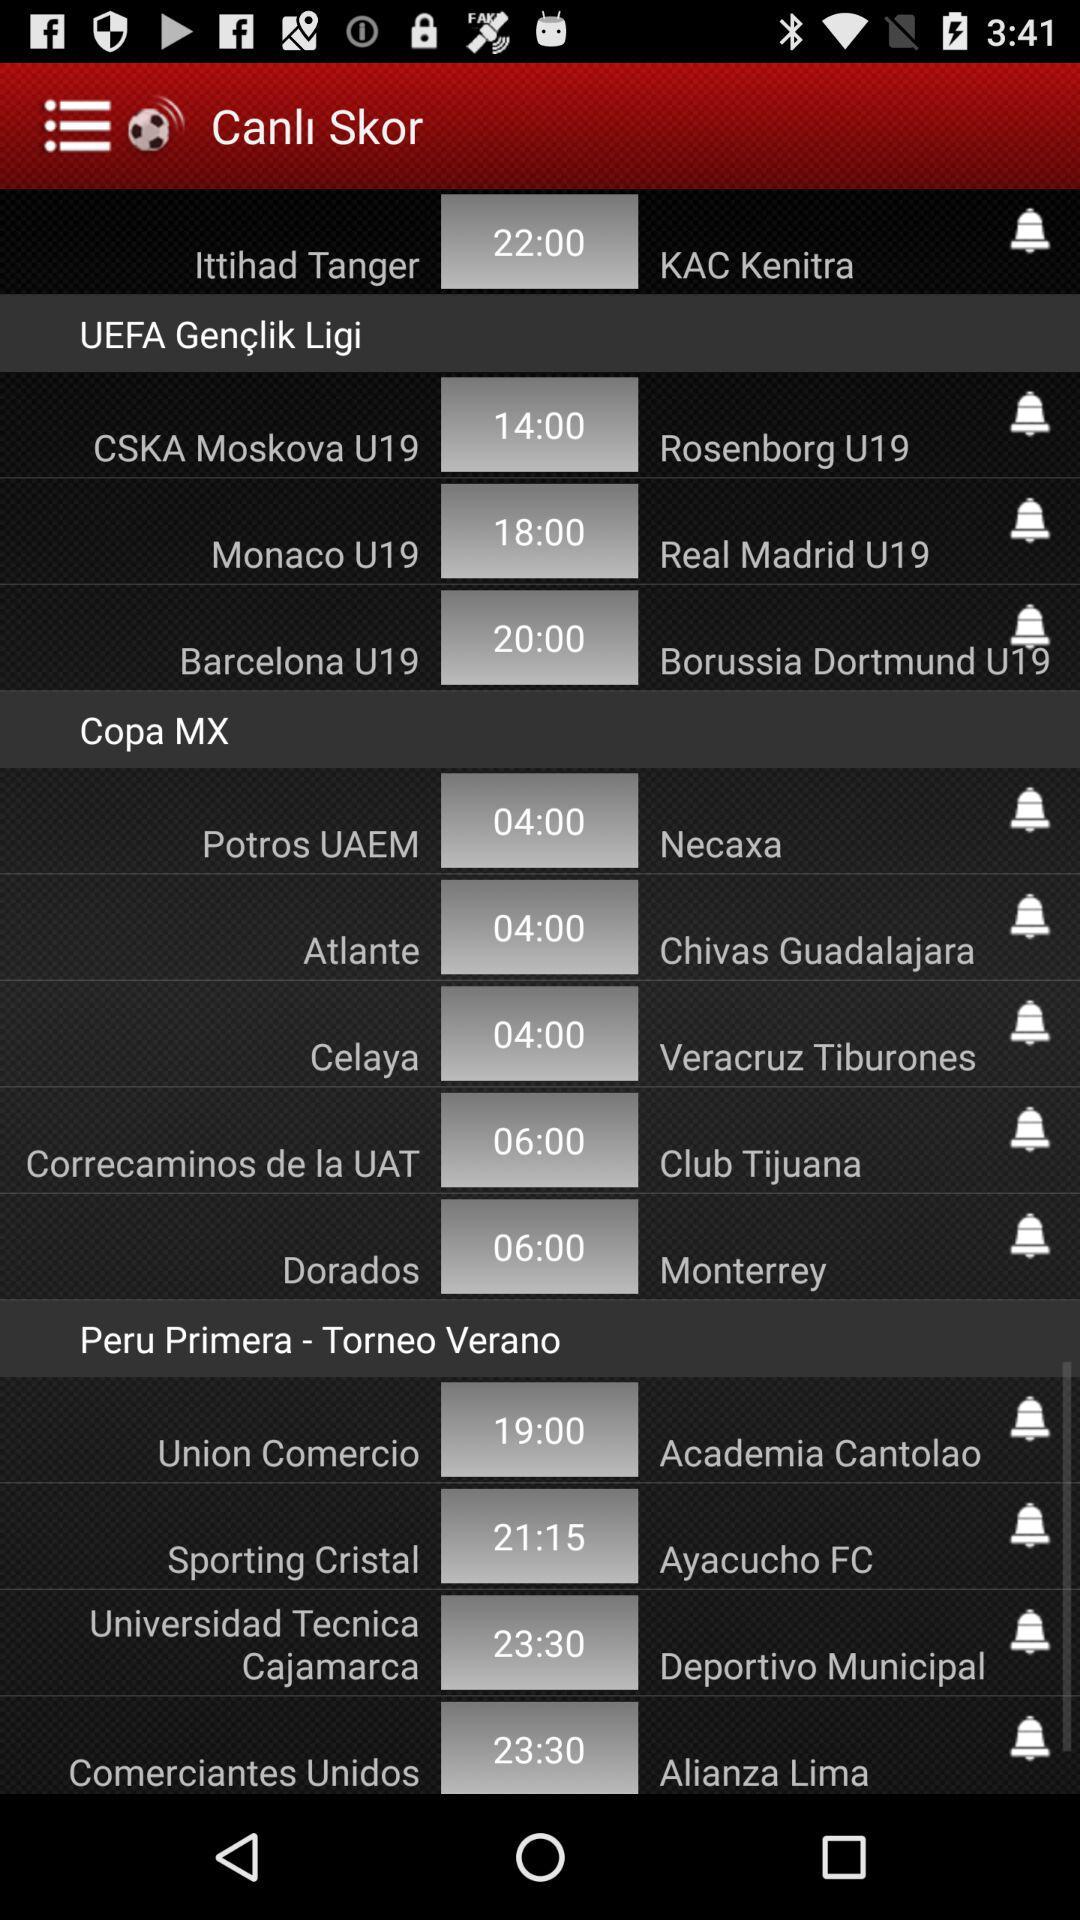 Image resolution: width=1080 pixels, height=1920 pixels. I want to click on turn on notifcations, so click(1029, 412).